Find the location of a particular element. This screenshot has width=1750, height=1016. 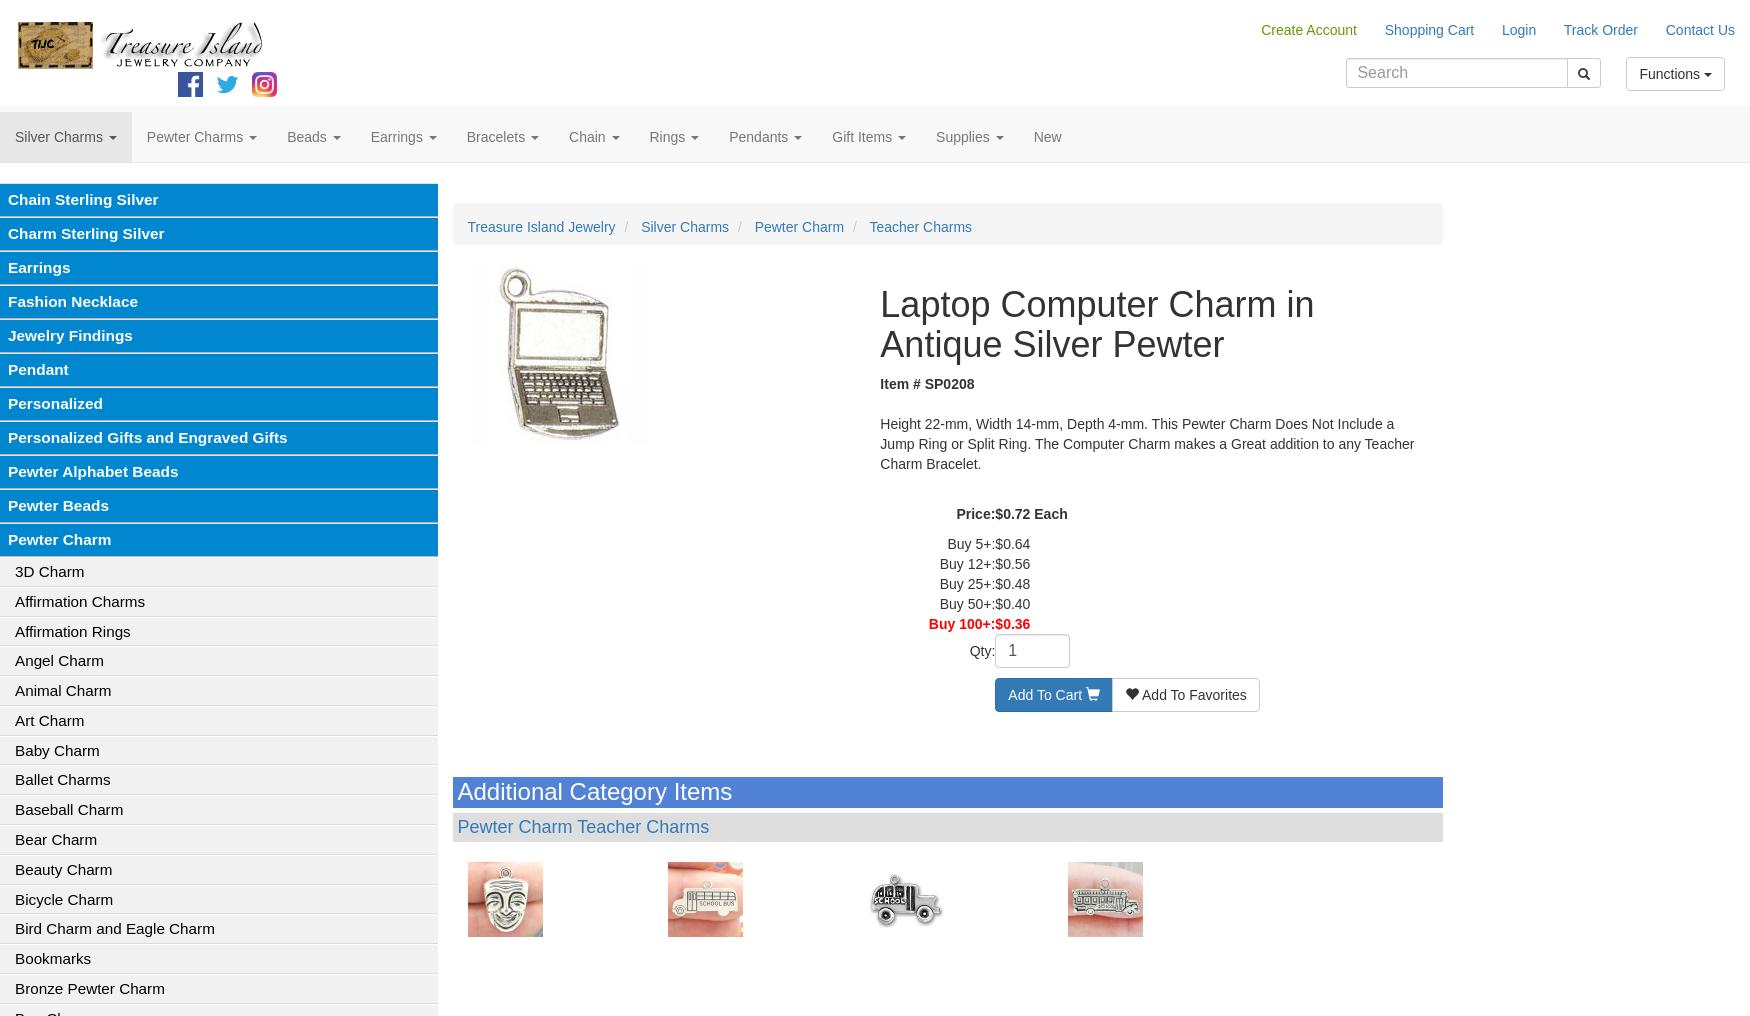

'Affirmation Charms' is located at coordinates (14, 600).